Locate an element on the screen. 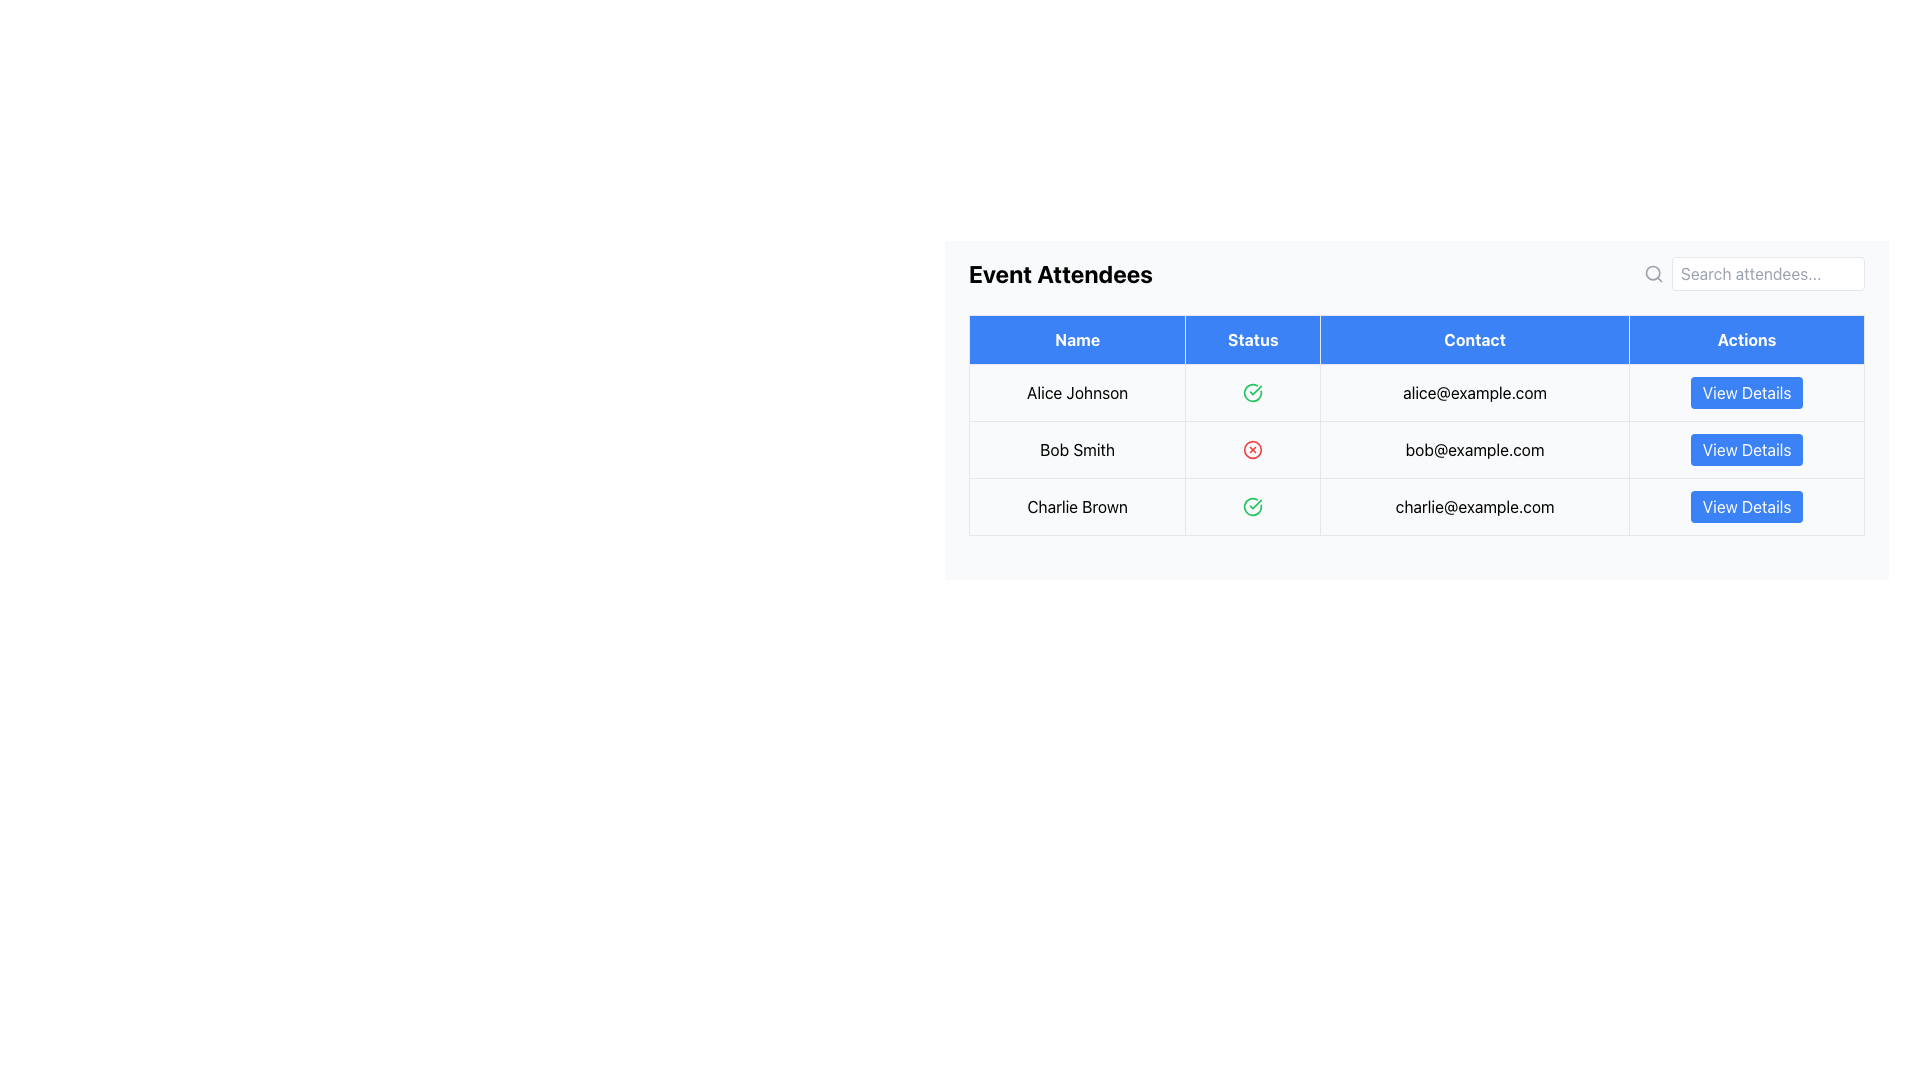 The image size is (1920, 1080). the blue button labeled 'View Details' that is the third button in the 'Actions' column of the table aligned with 'Charlie Brown' is located at coordinates (1746, 505).